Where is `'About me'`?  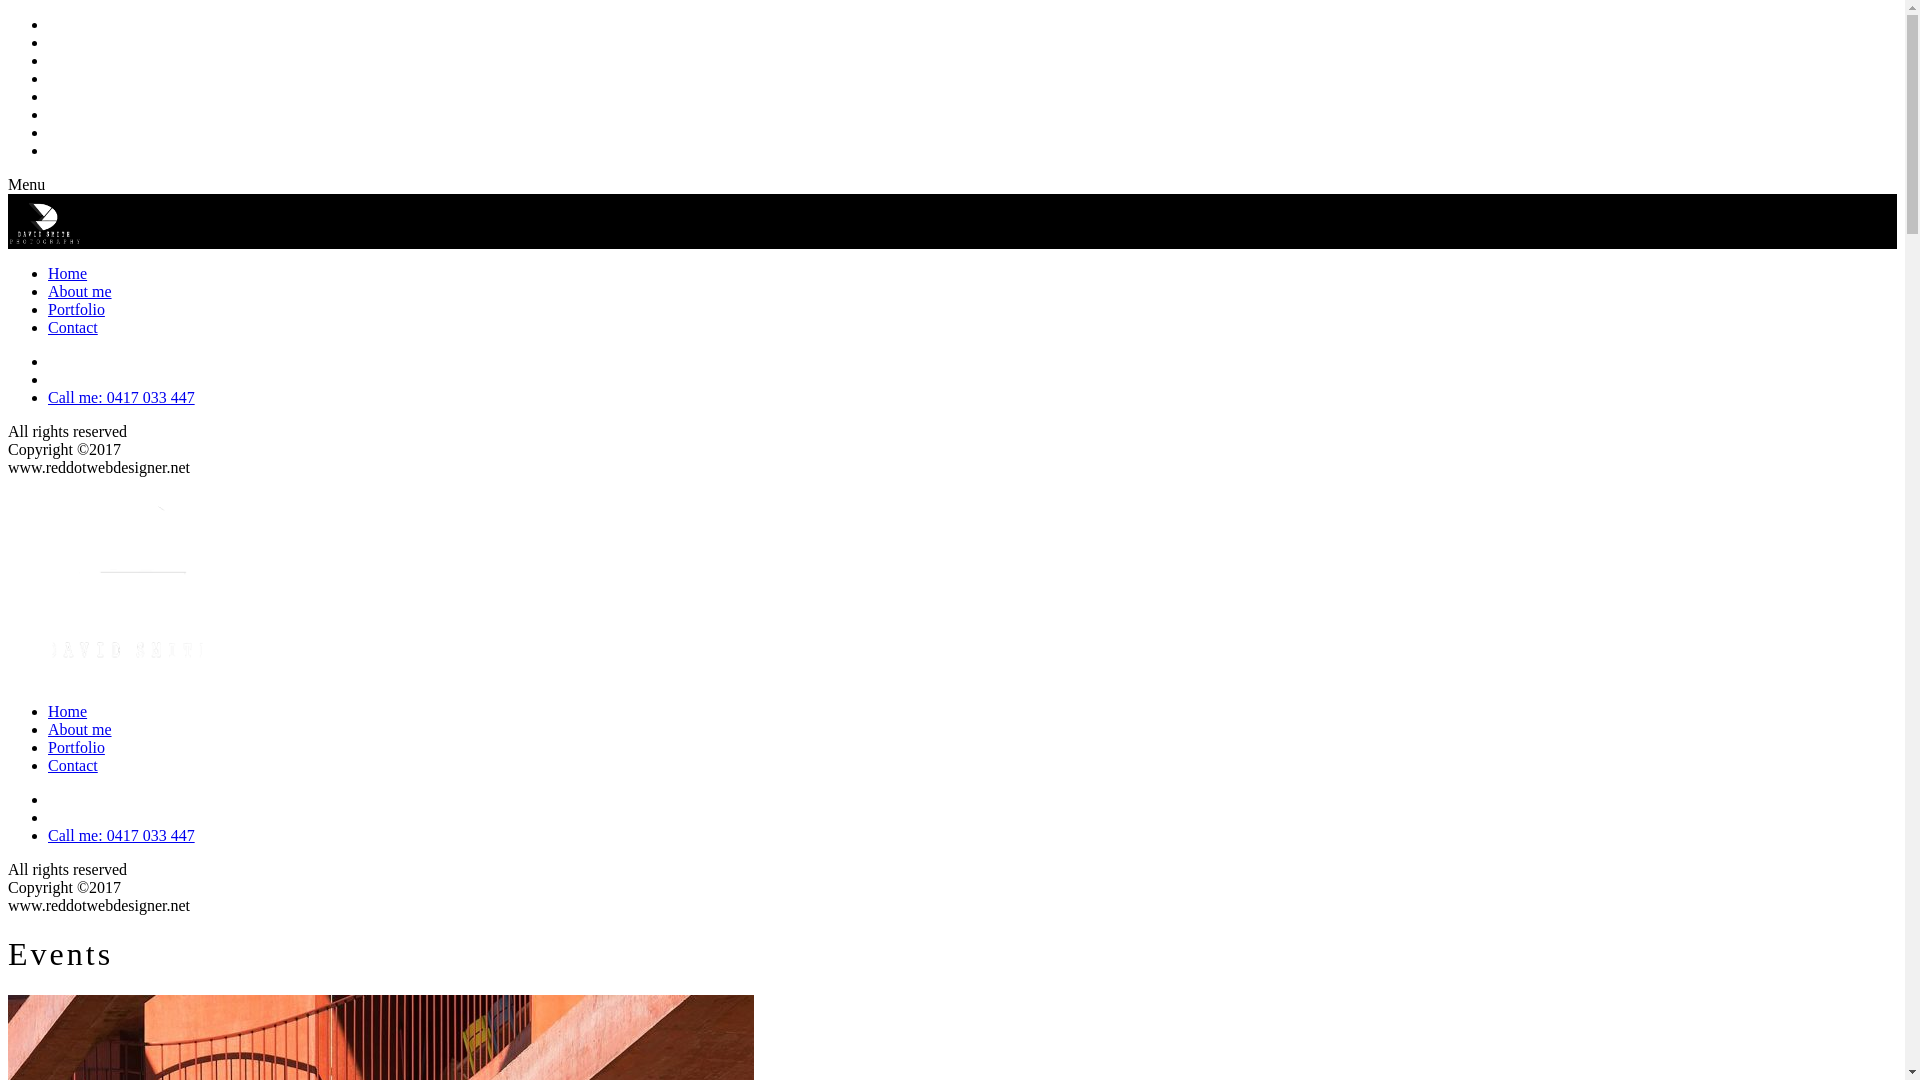 'About me' is located at coordinates (80, 729).